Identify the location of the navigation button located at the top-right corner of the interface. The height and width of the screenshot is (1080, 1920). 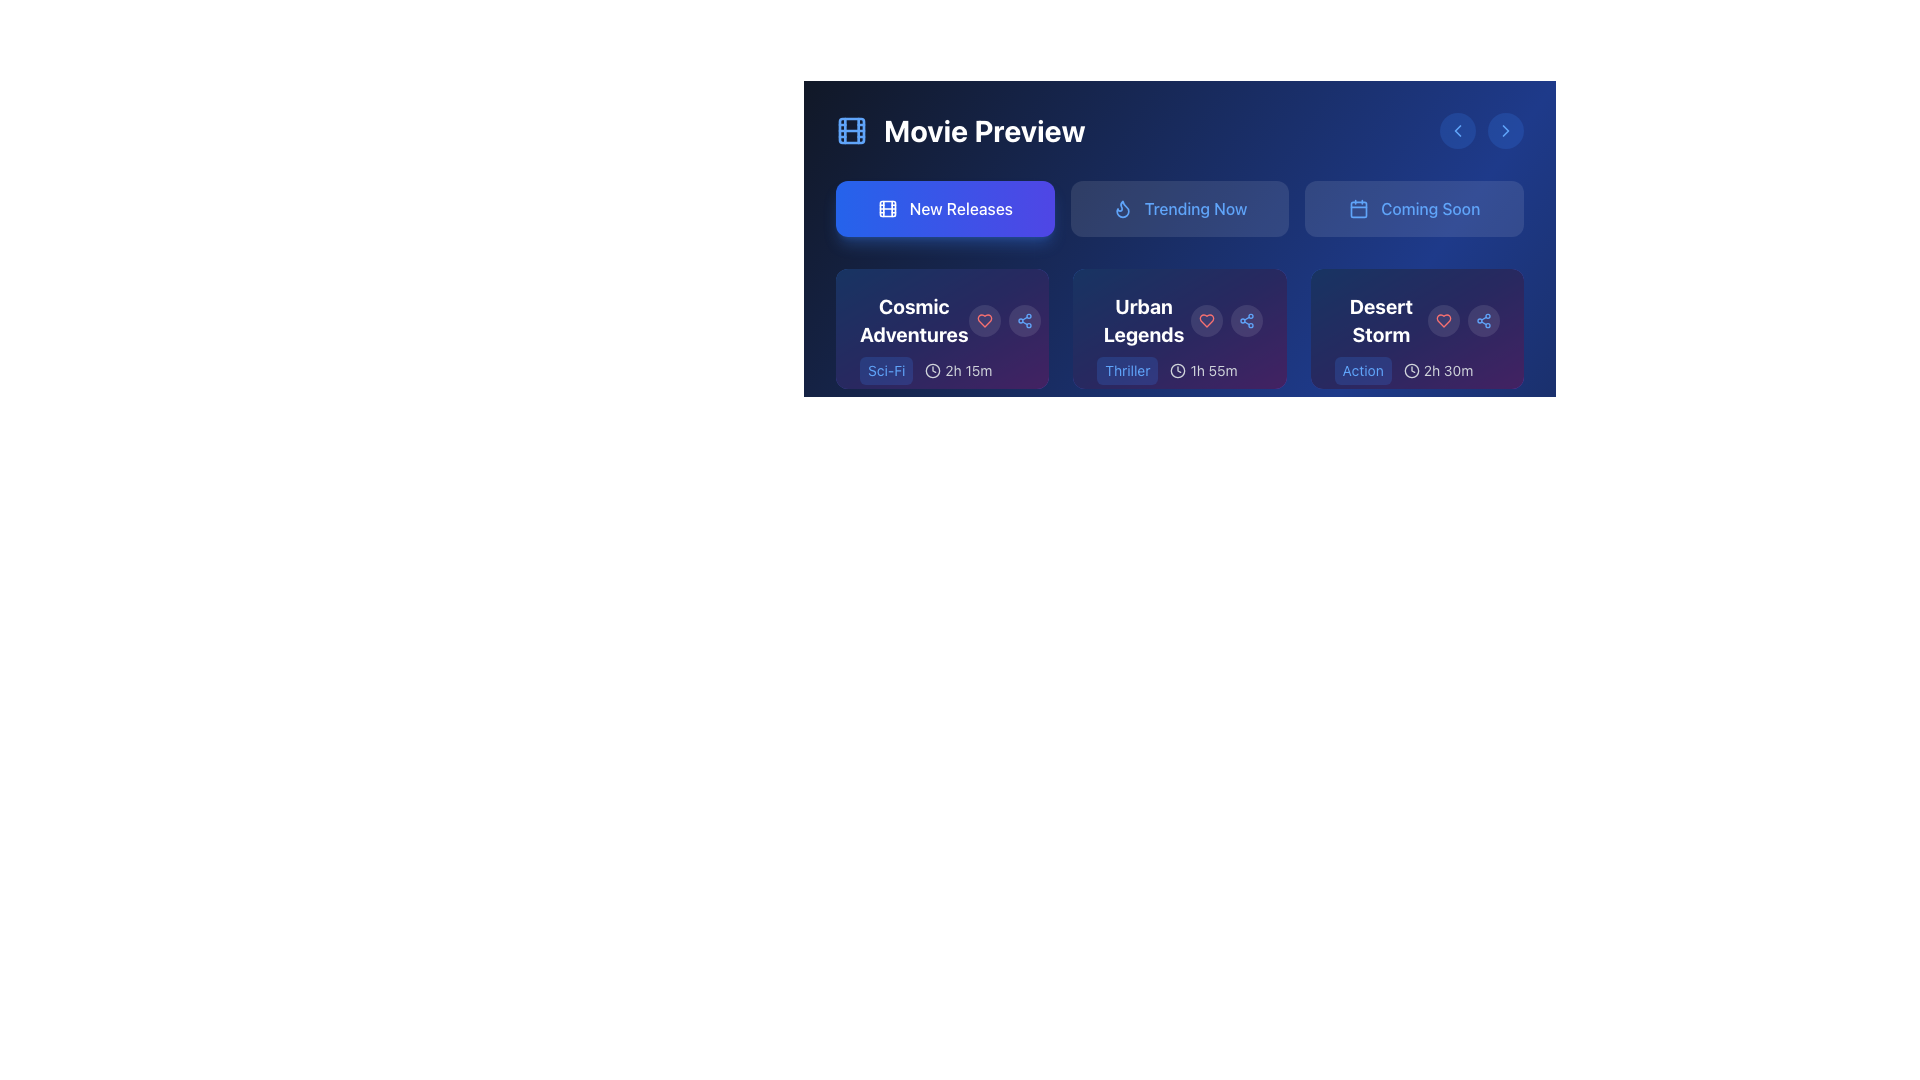
(1506, 131).